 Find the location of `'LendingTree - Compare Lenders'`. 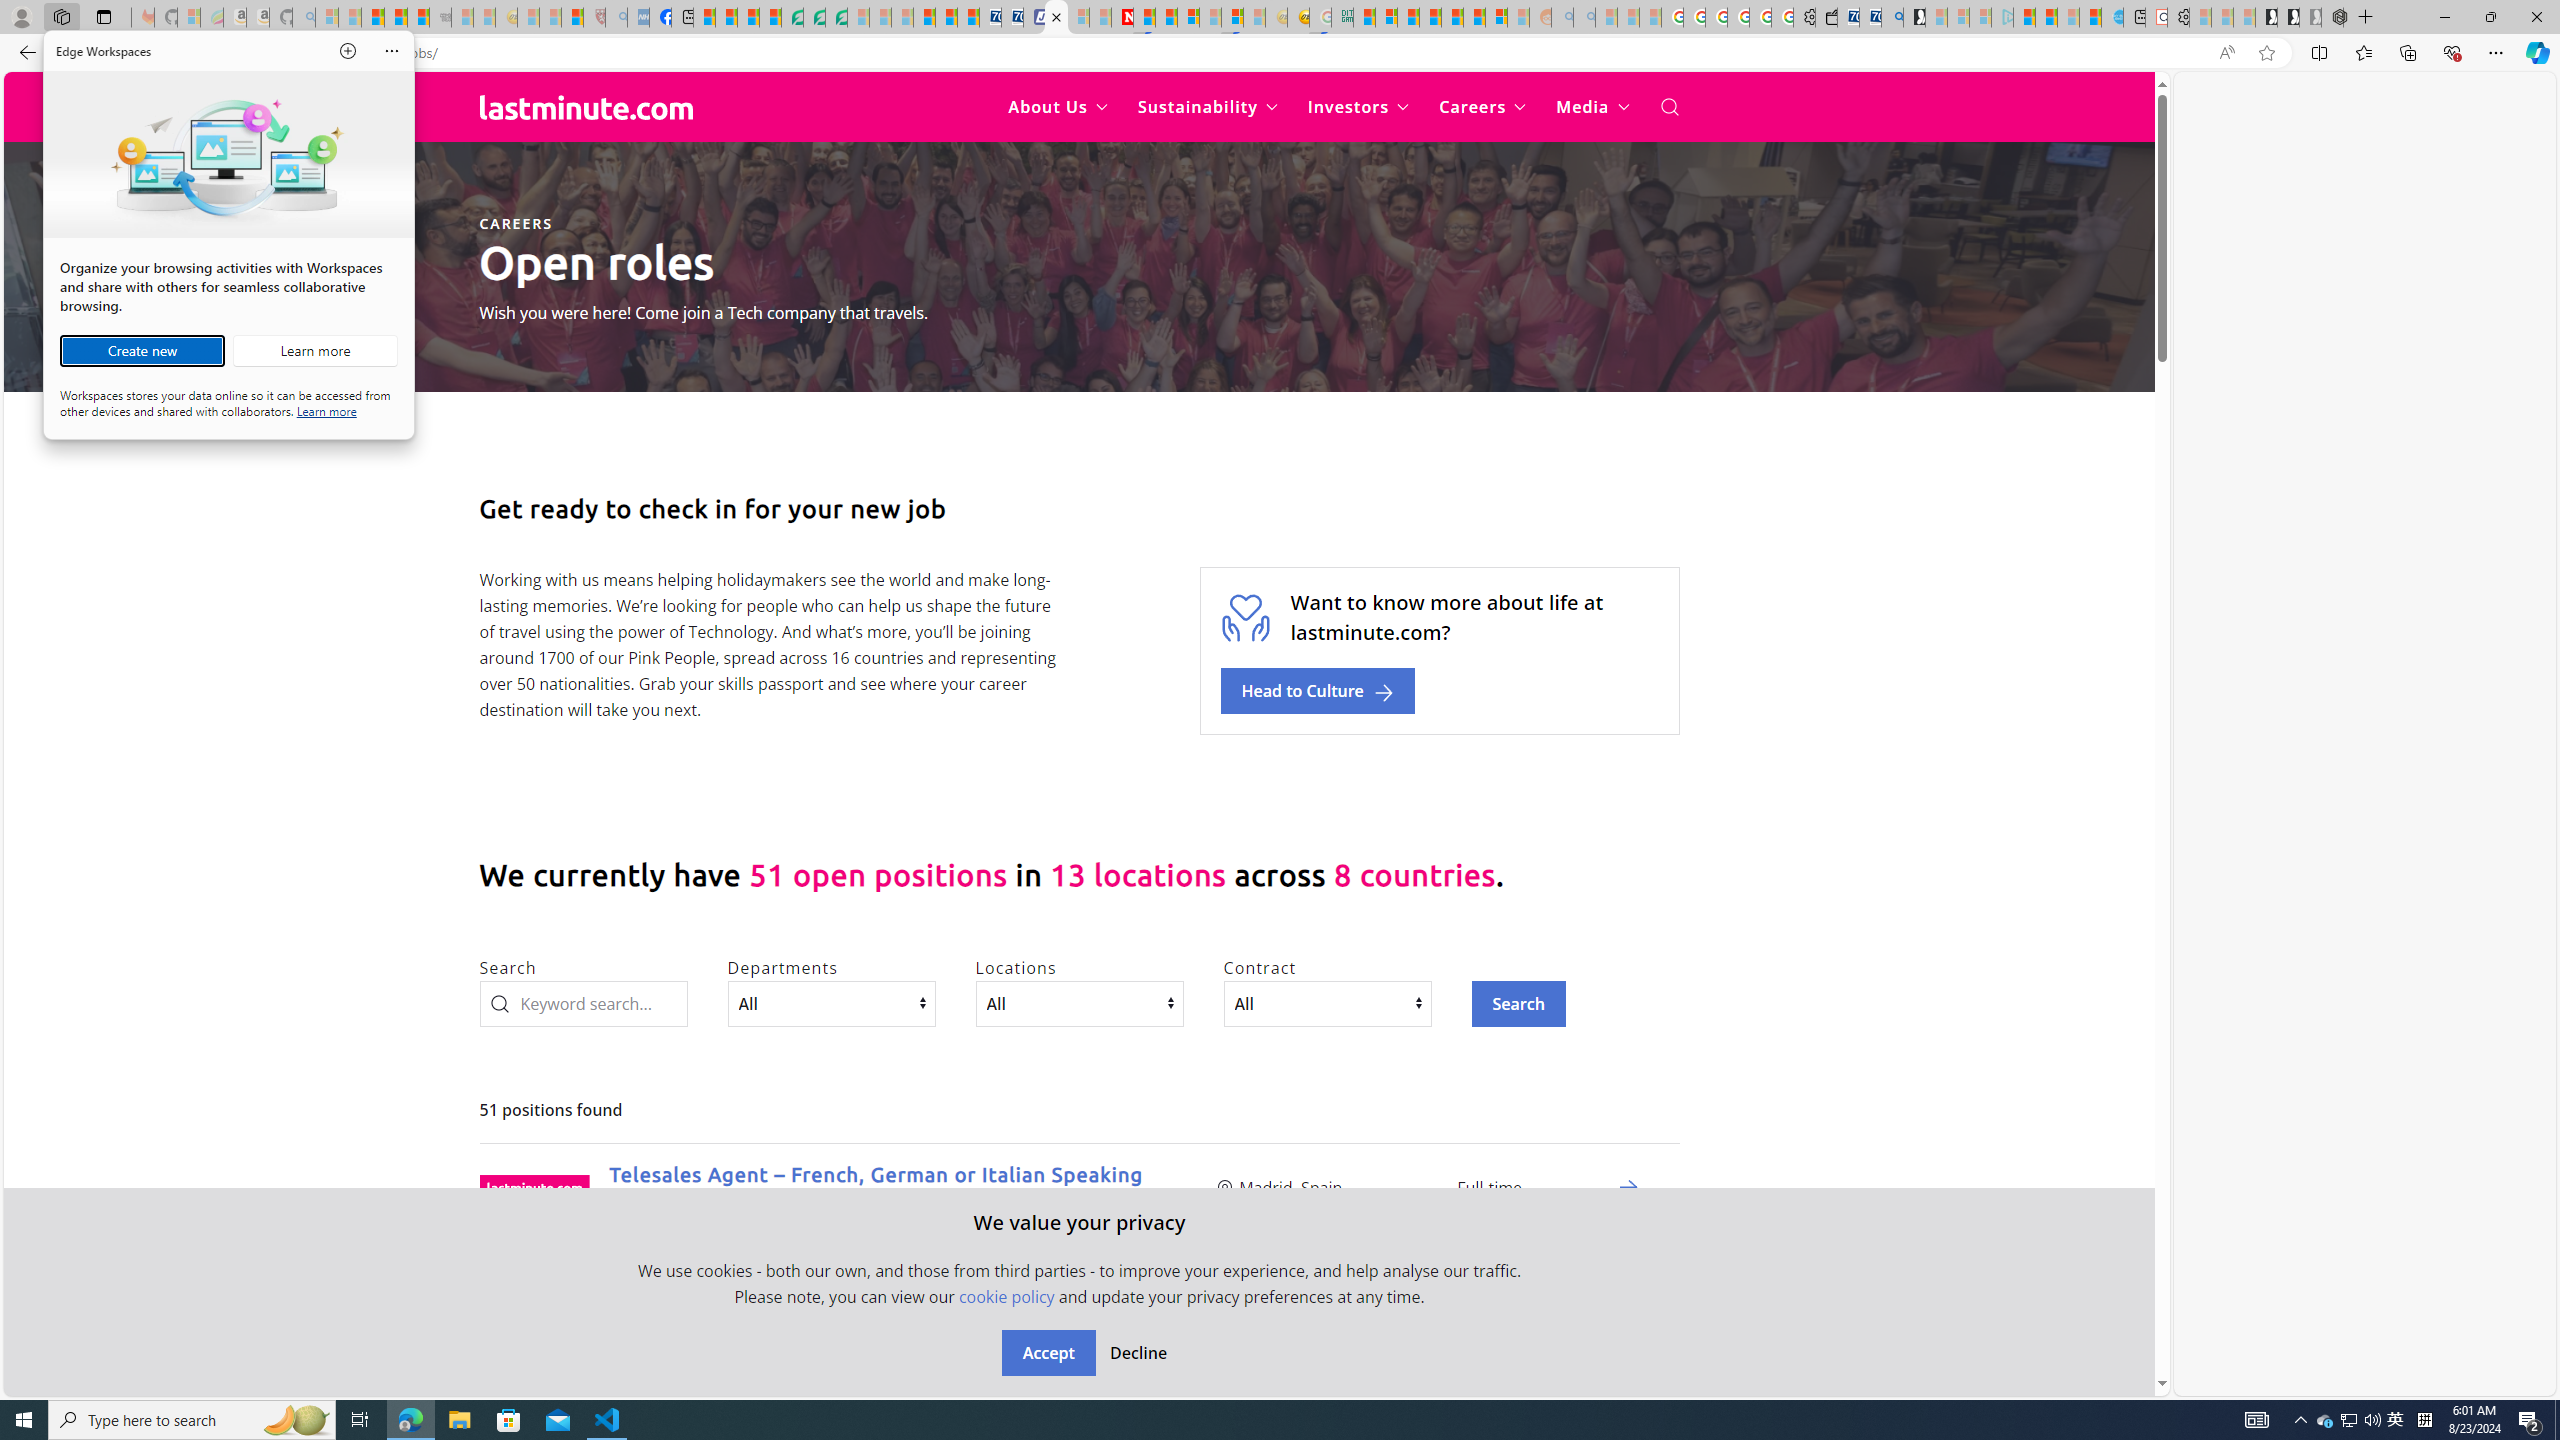

'LendingTree - Compare Lenders' is located at coordinates (791, 16).